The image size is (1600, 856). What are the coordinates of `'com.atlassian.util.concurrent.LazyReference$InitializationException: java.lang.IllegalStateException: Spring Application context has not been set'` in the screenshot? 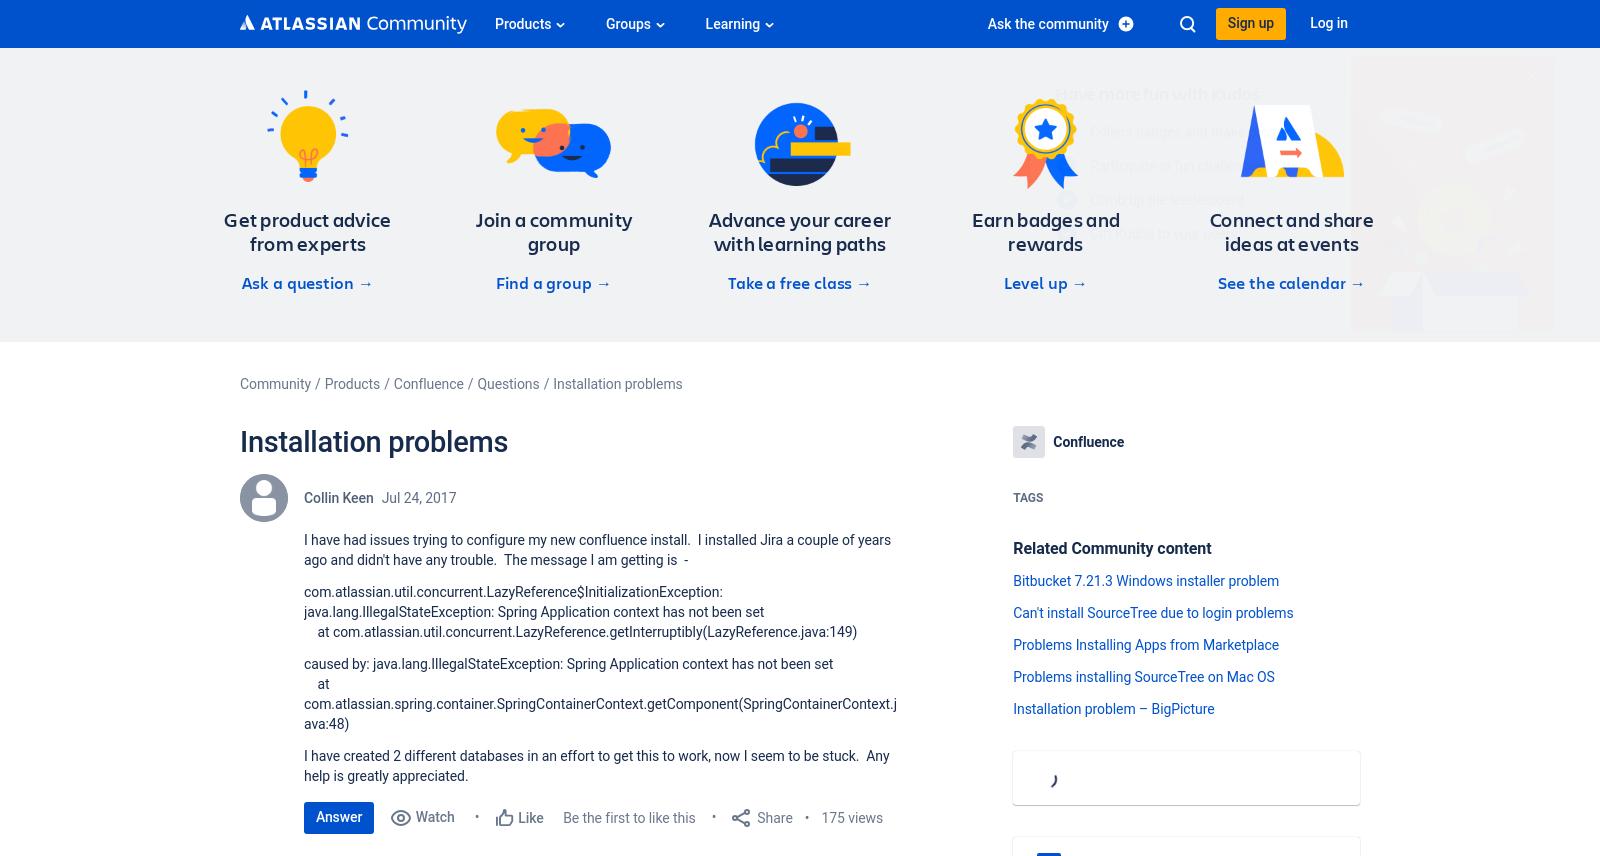 It's located at (532, 602).